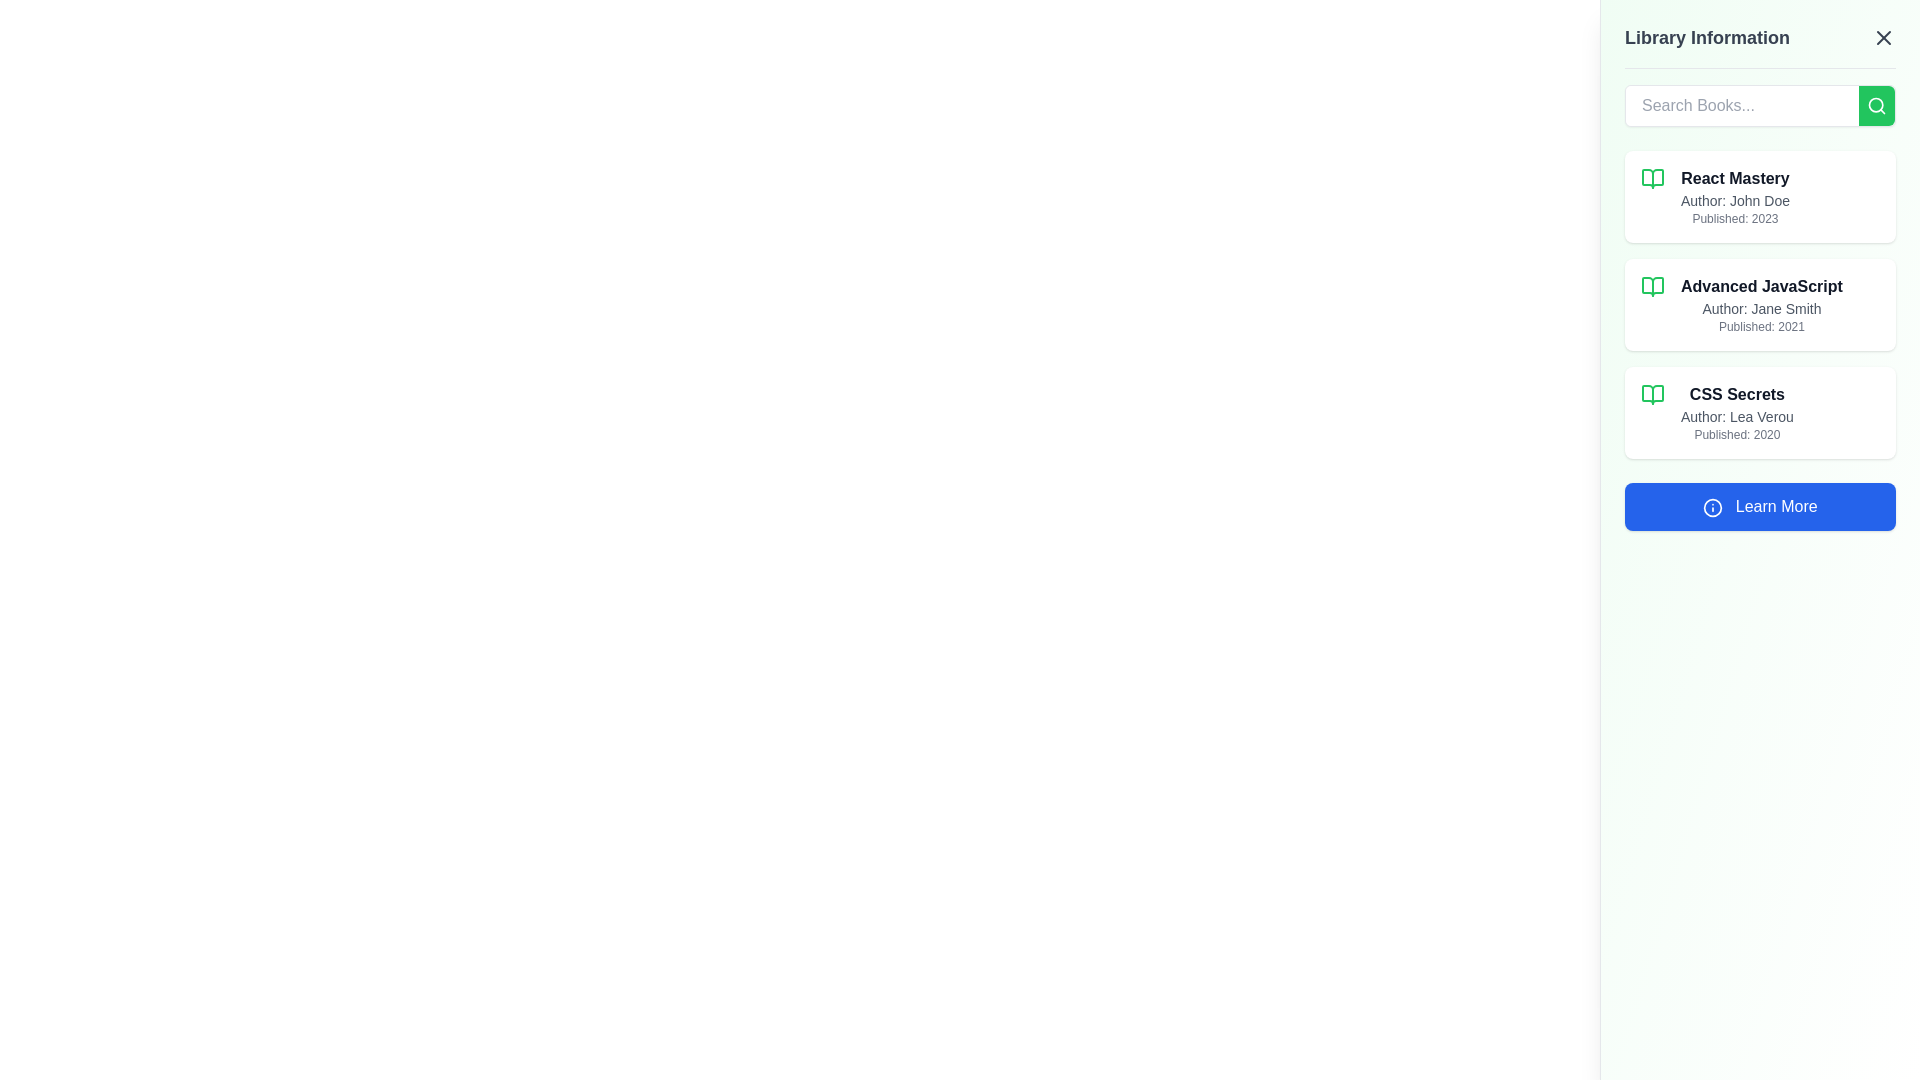 Image resolution: width=1920 pixels, height=1080 pixels. What do you see at coordinates (1652, 177) in the screenshot?
I see `the lower portion of the book icon associated with the 'React Mastery' listing in the sidebar` at bounding box center [1652, 177].